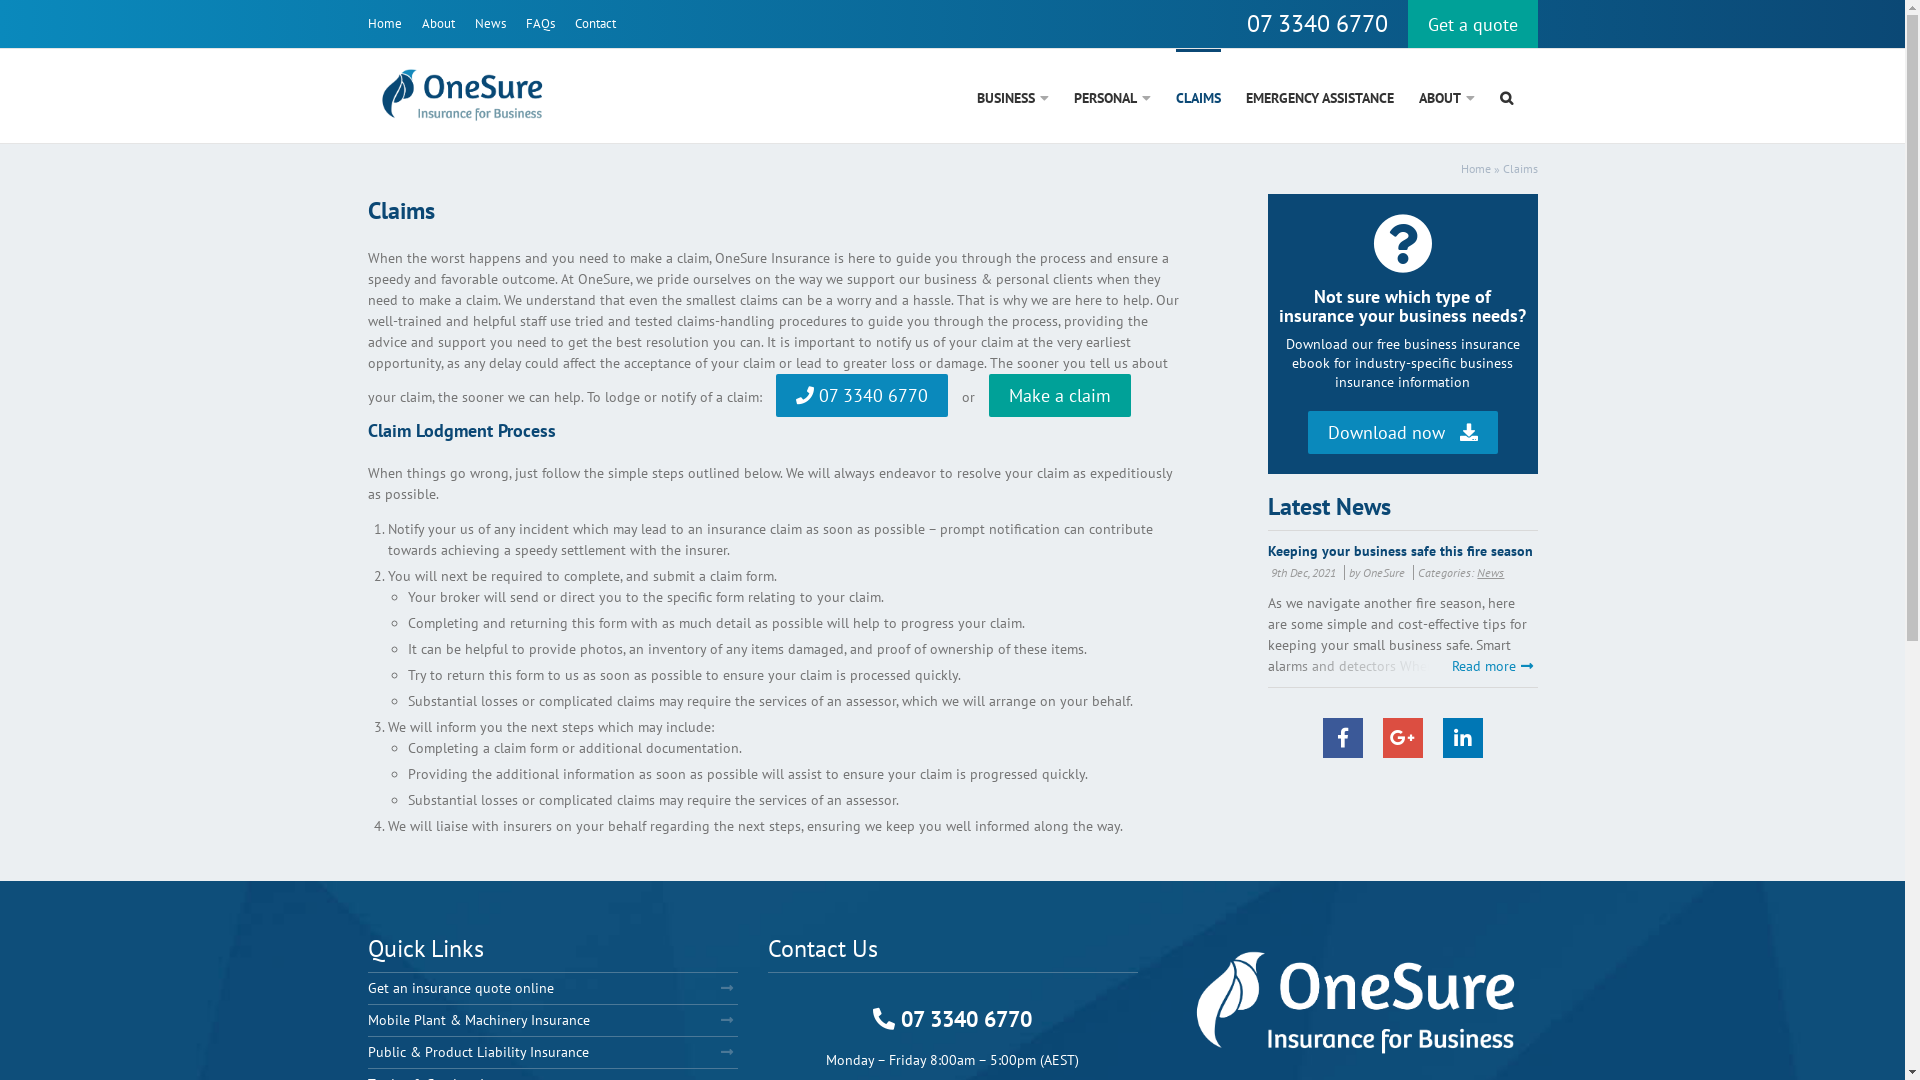 The width and height of the screenshot is (1920, 1080). What do you see at coordinates (873, 1018) in the screenshot?
I see `'07 3340 6770'` at bounding box center [873, 1018].